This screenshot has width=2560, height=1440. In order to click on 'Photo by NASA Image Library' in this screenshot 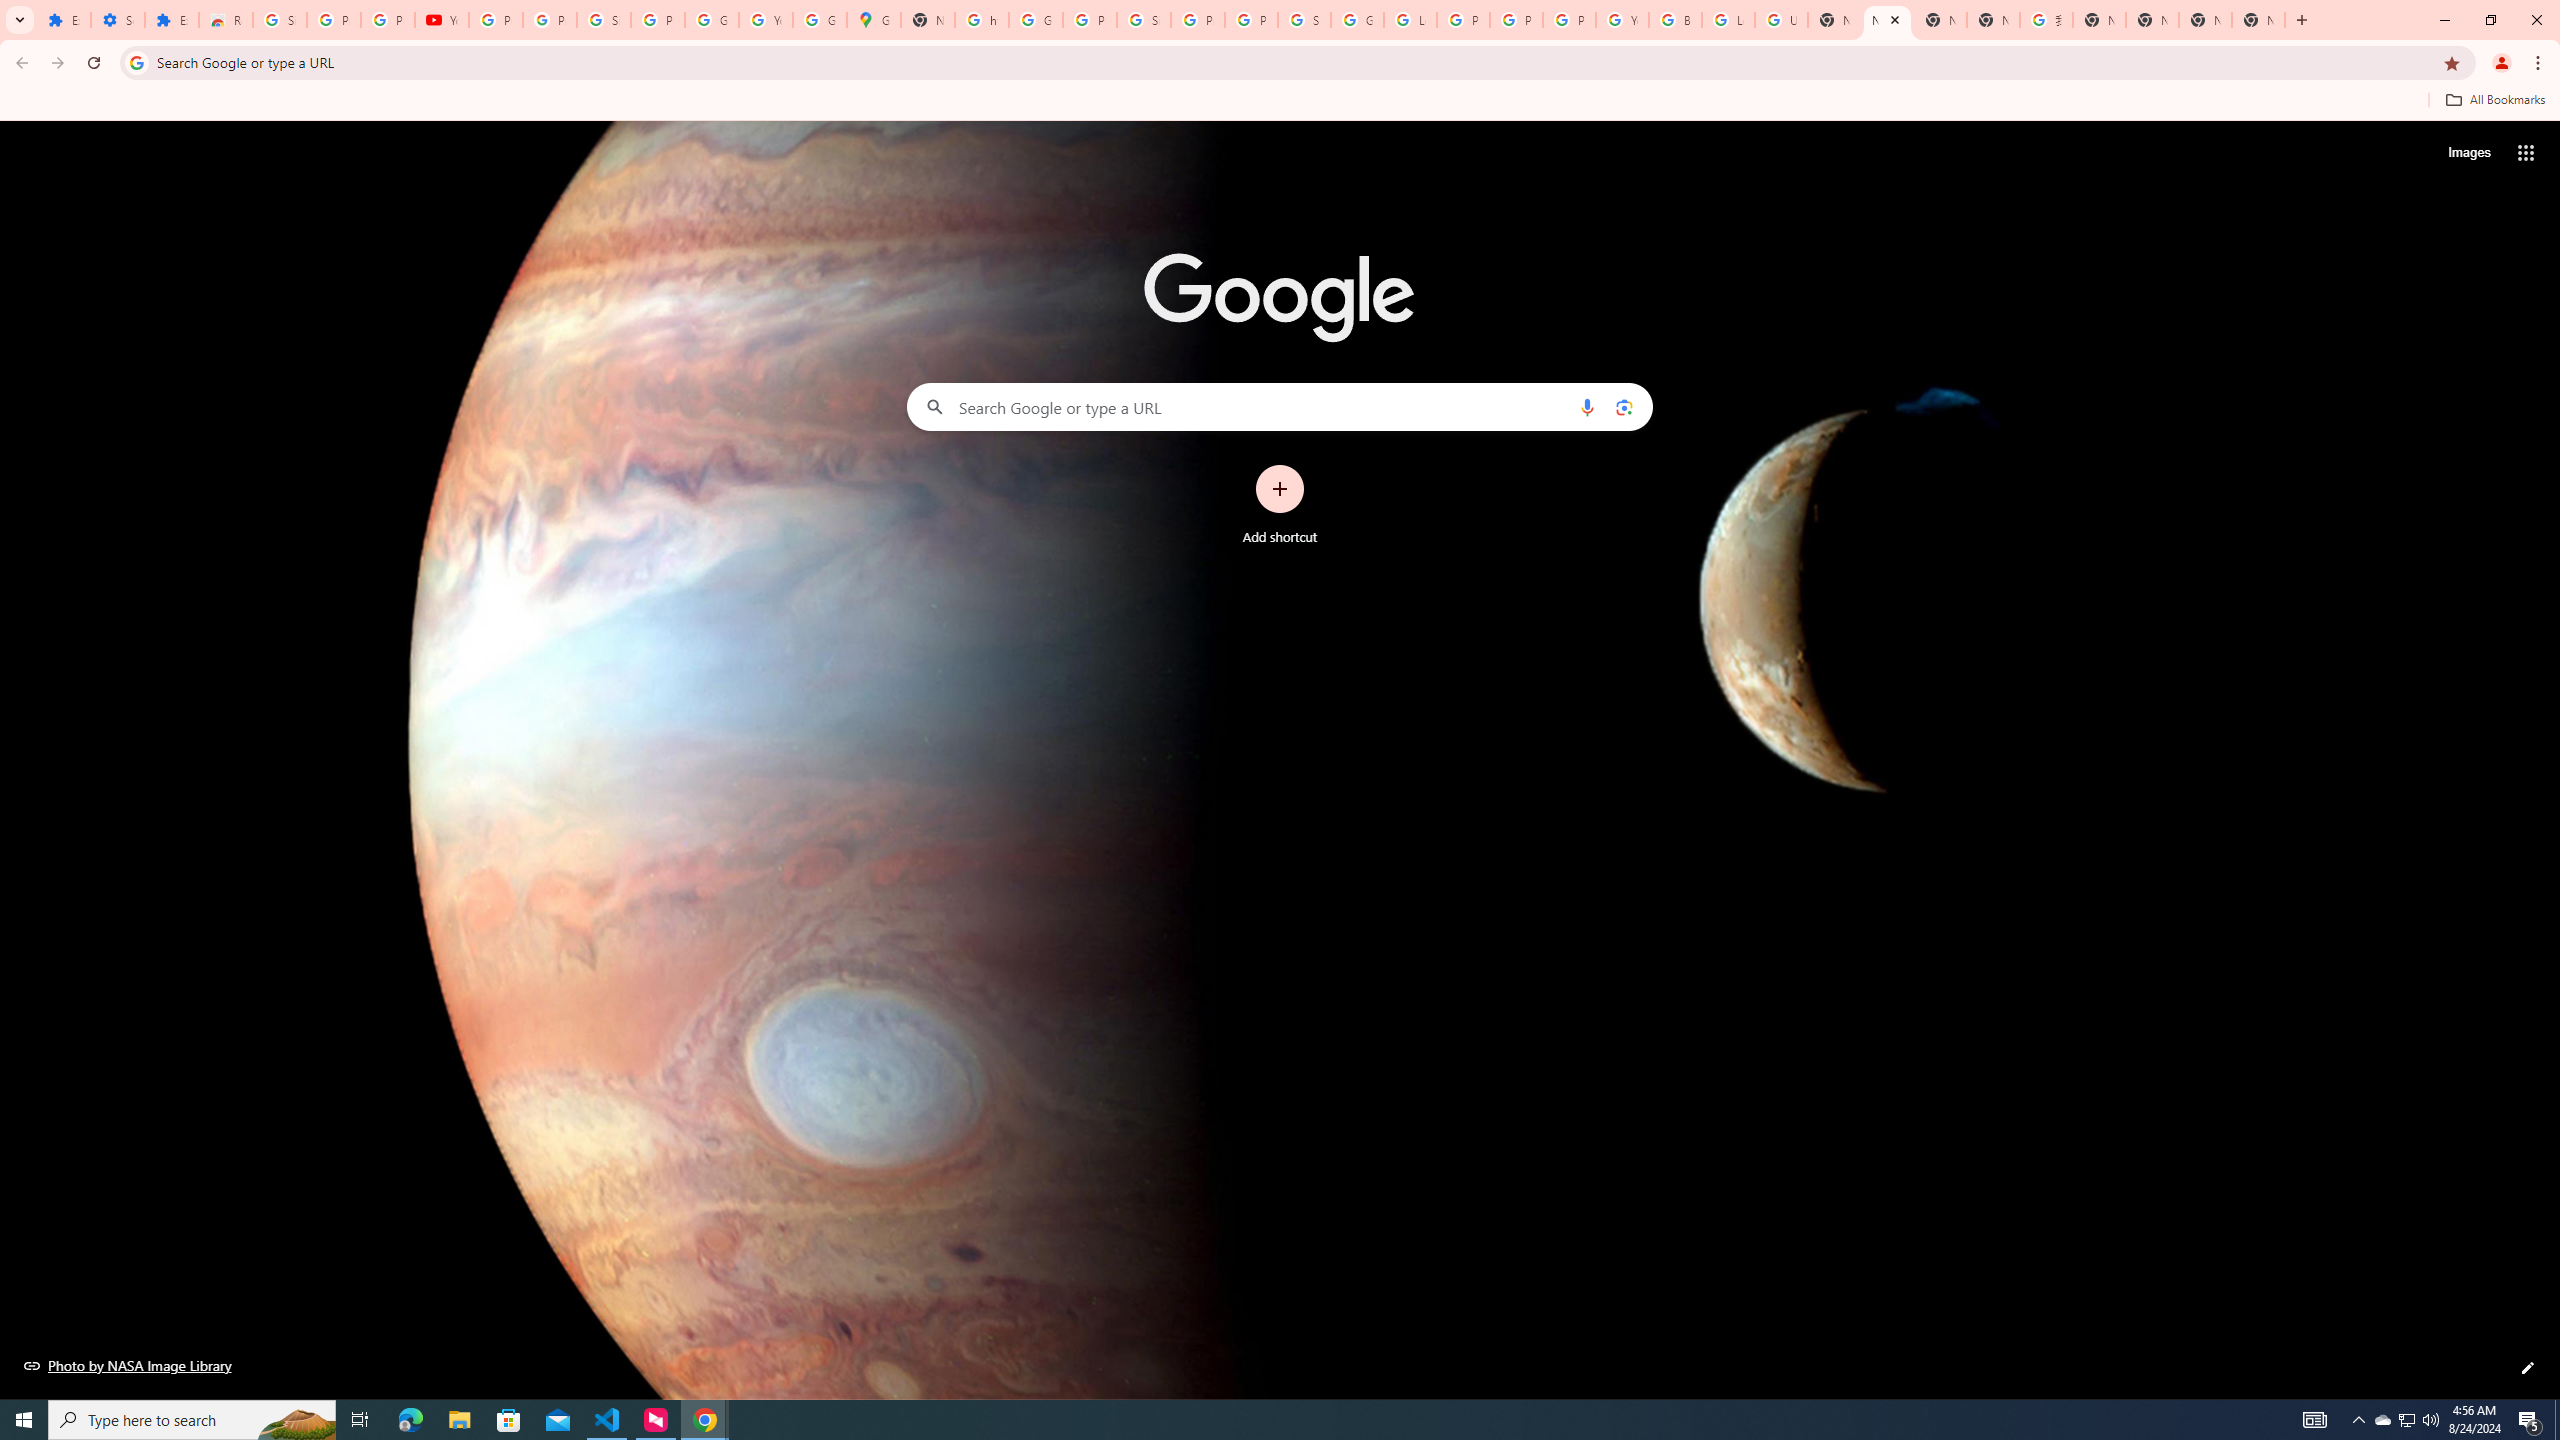, I will do `click(127, 1364)`.